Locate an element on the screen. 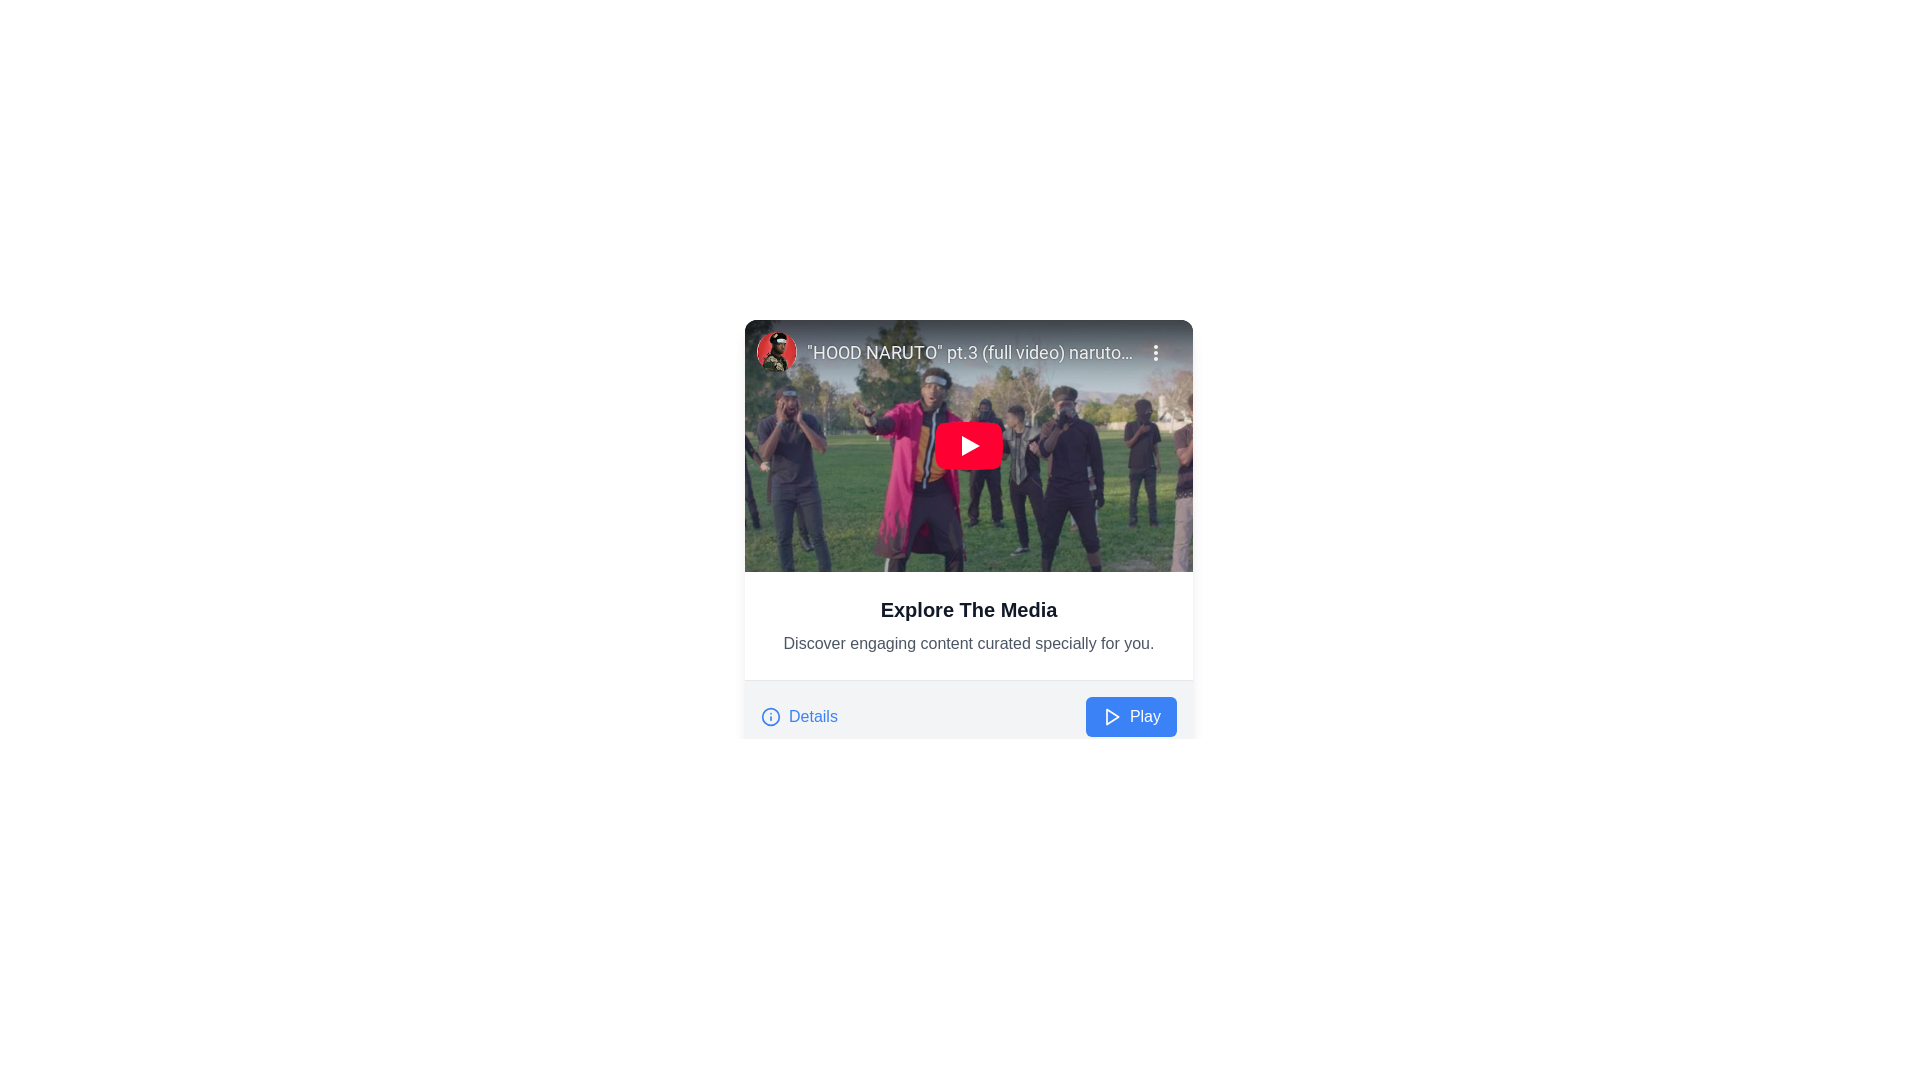 The width and height of the screenshot is (1920, 1080). the play button icon located in the bottom-right corner of the video card layout to initiate playback of the video is located at coordinates (1111, 716).